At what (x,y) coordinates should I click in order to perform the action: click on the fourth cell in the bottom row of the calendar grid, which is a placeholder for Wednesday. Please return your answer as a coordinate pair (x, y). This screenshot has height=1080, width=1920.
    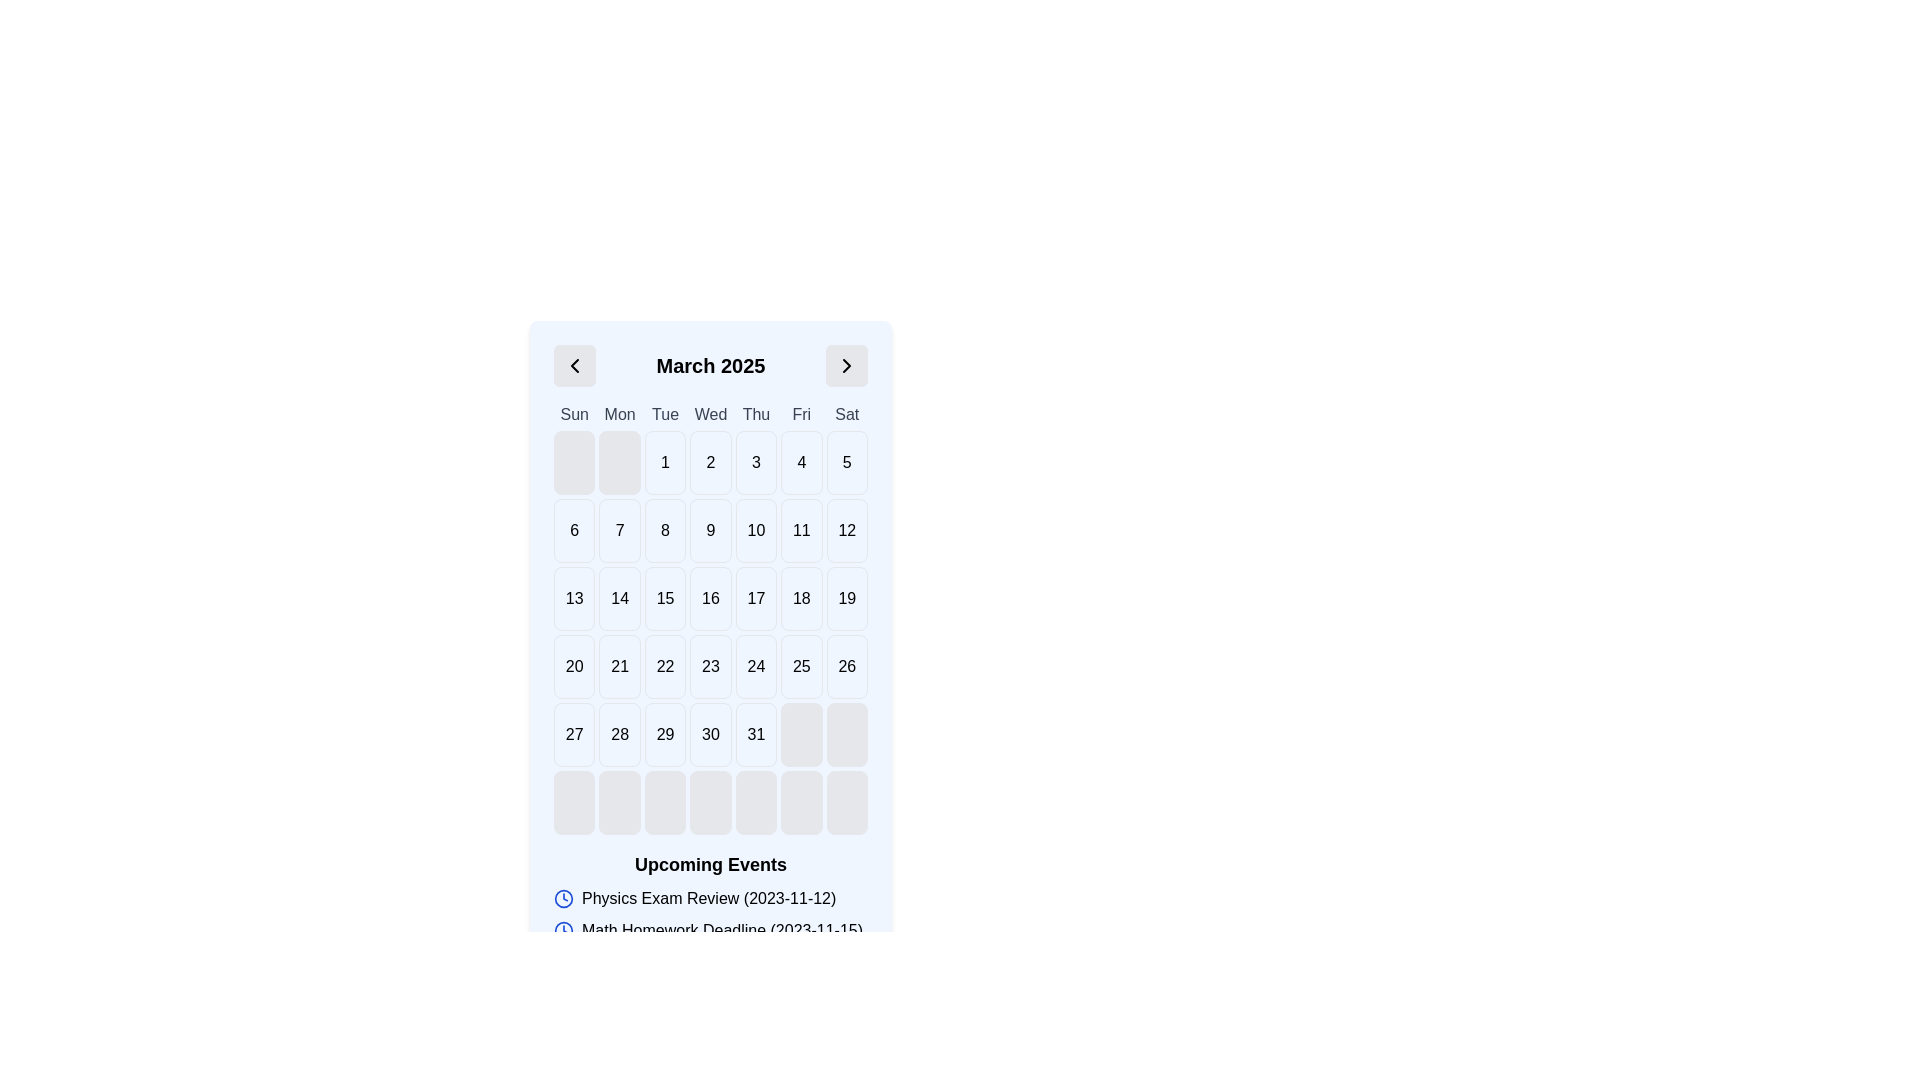
    Looking at the image, I should click on (710, 801).